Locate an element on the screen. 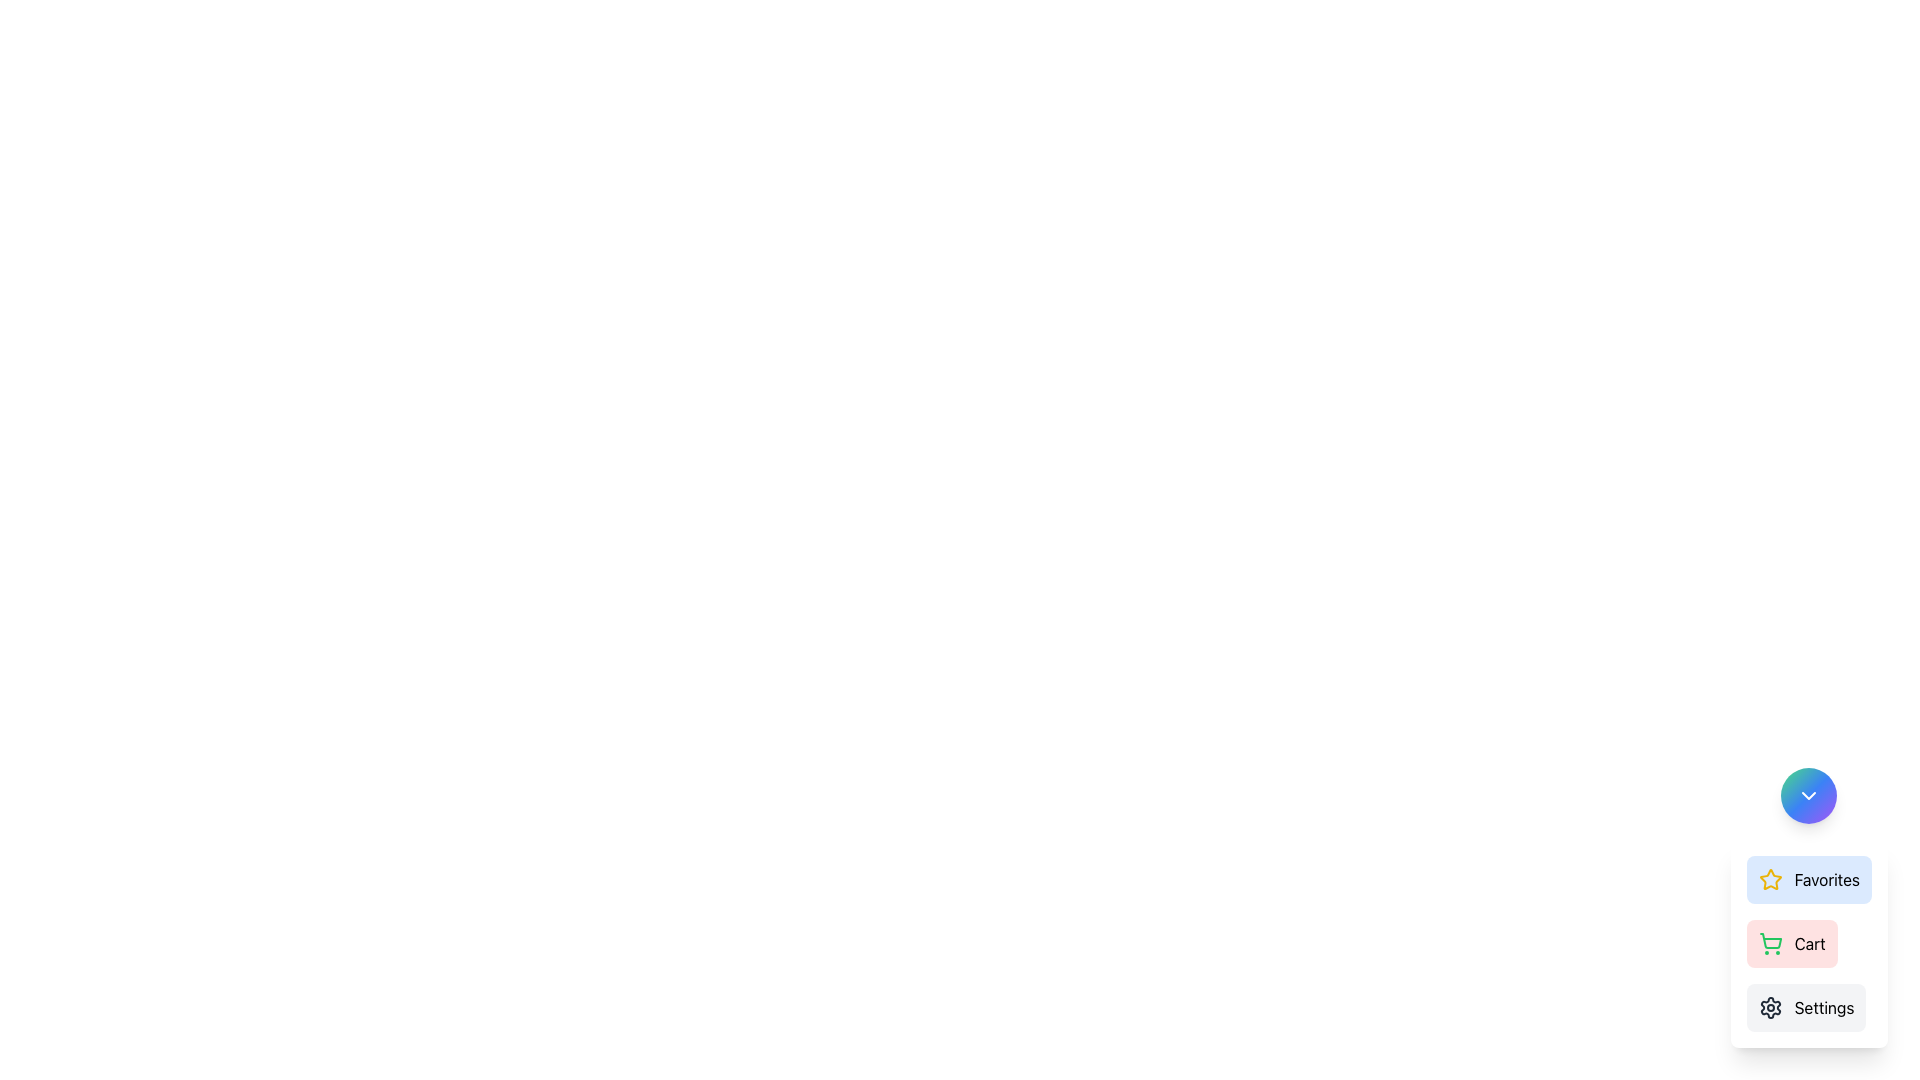 The height and width of the screenshot is (1080, 1920). the settings icon located in the vertically-aligned menu is located at coordinates (1770, 1007).